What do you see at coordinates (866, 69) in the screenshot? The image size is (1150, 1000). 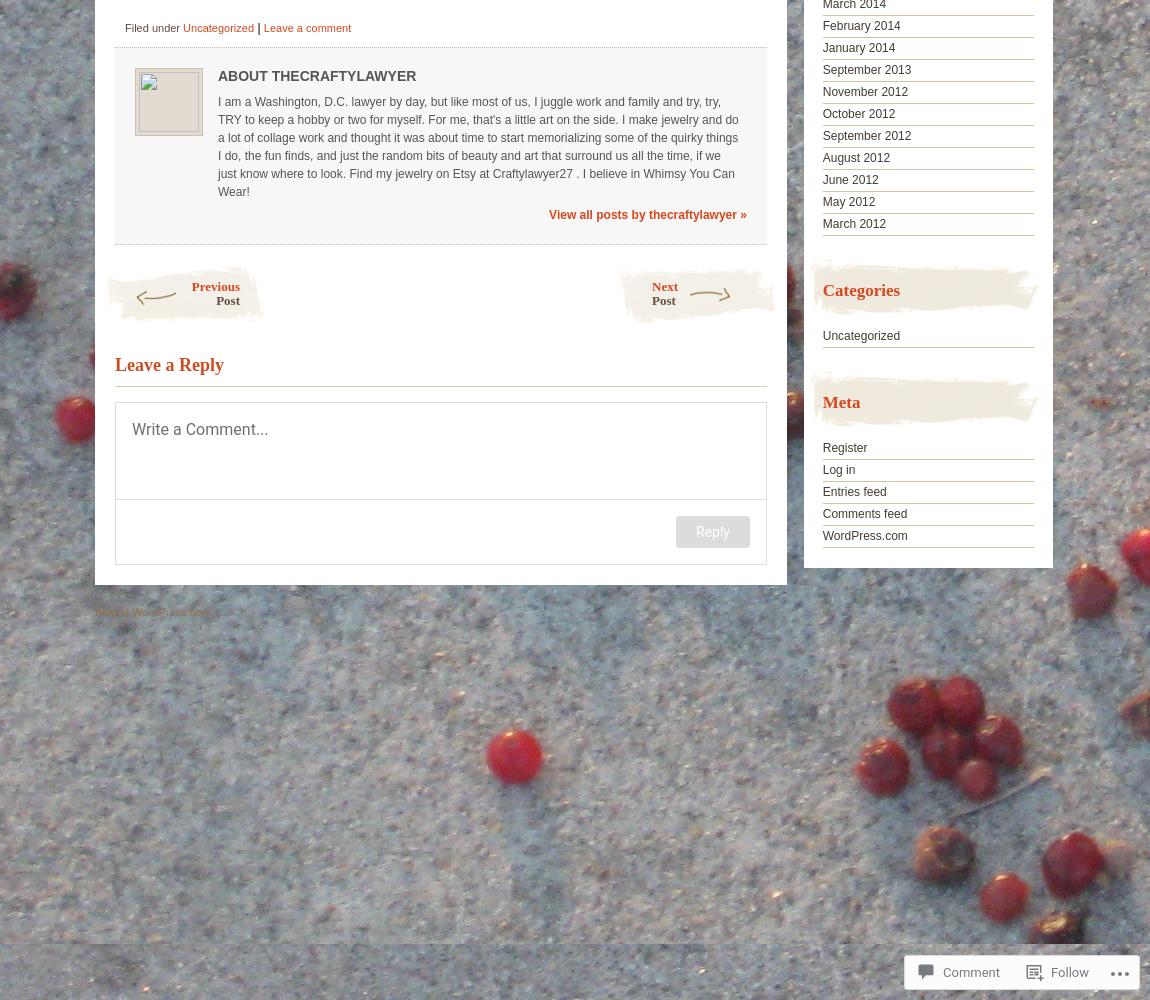 I see `'September 2013'` at bounding box center [866, 69].